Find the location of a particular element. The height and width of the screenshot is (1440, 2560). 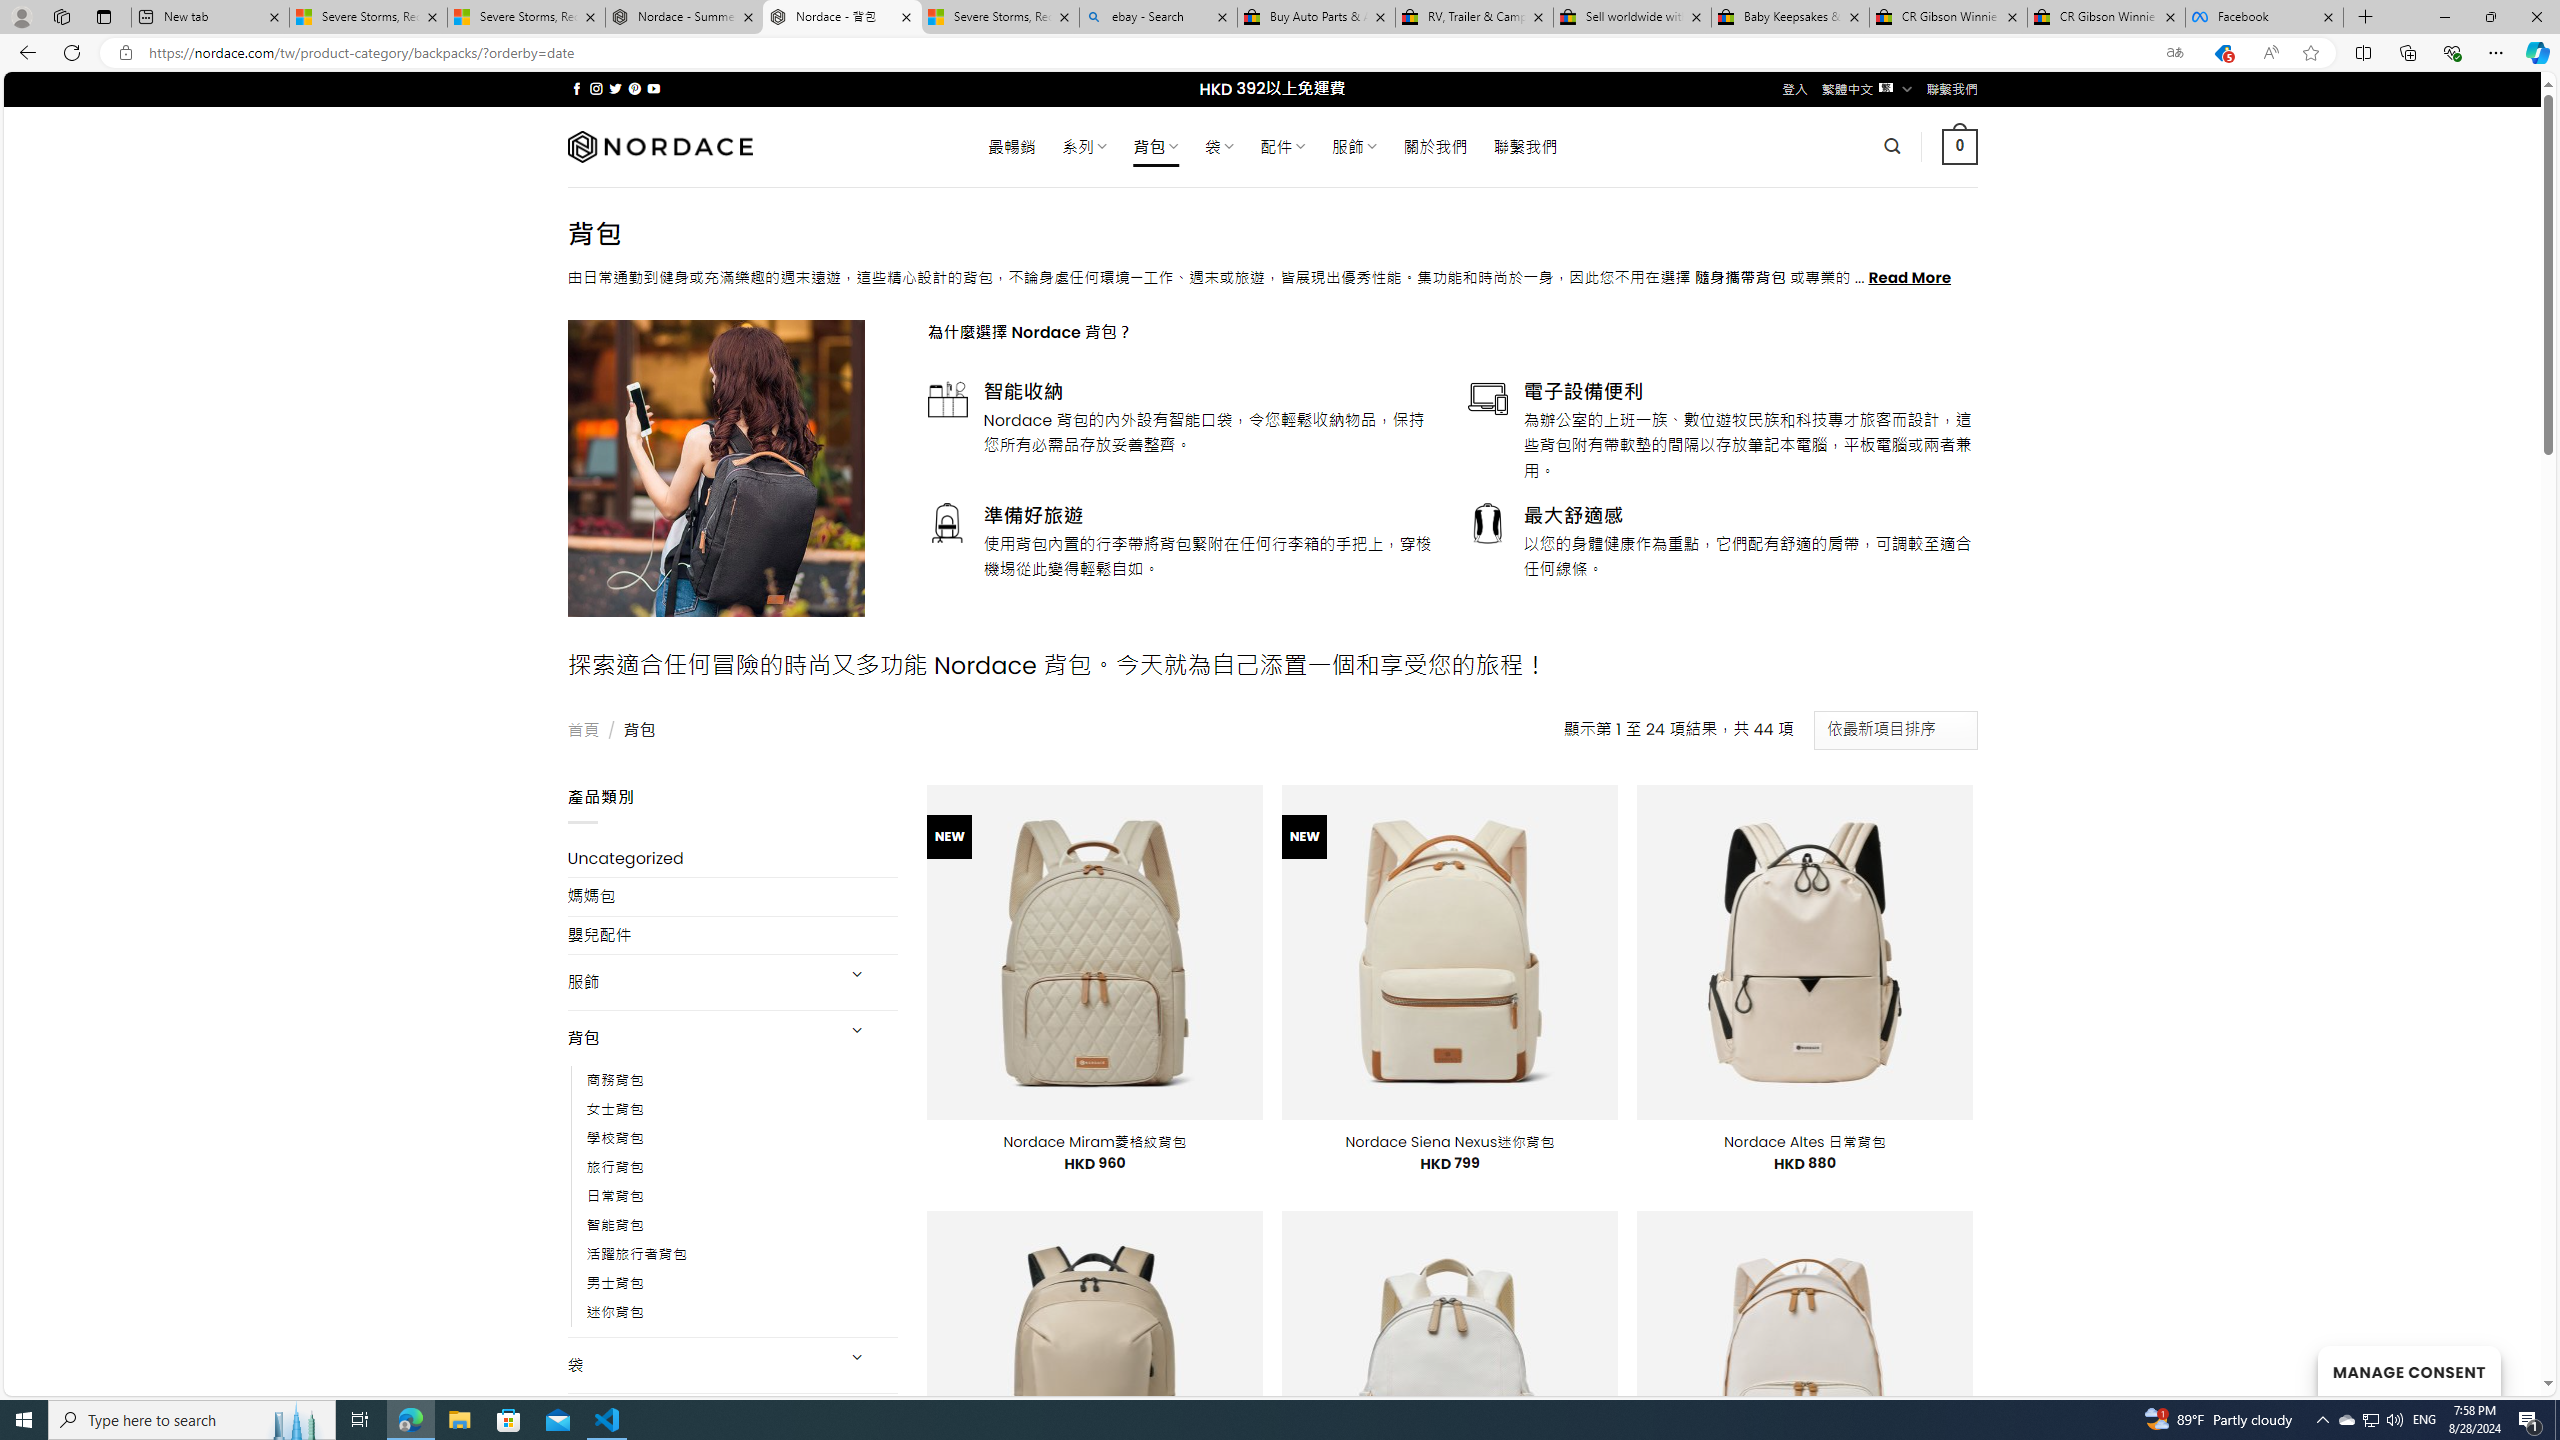

'Show translate options' is located at coordinates (2173, 53).